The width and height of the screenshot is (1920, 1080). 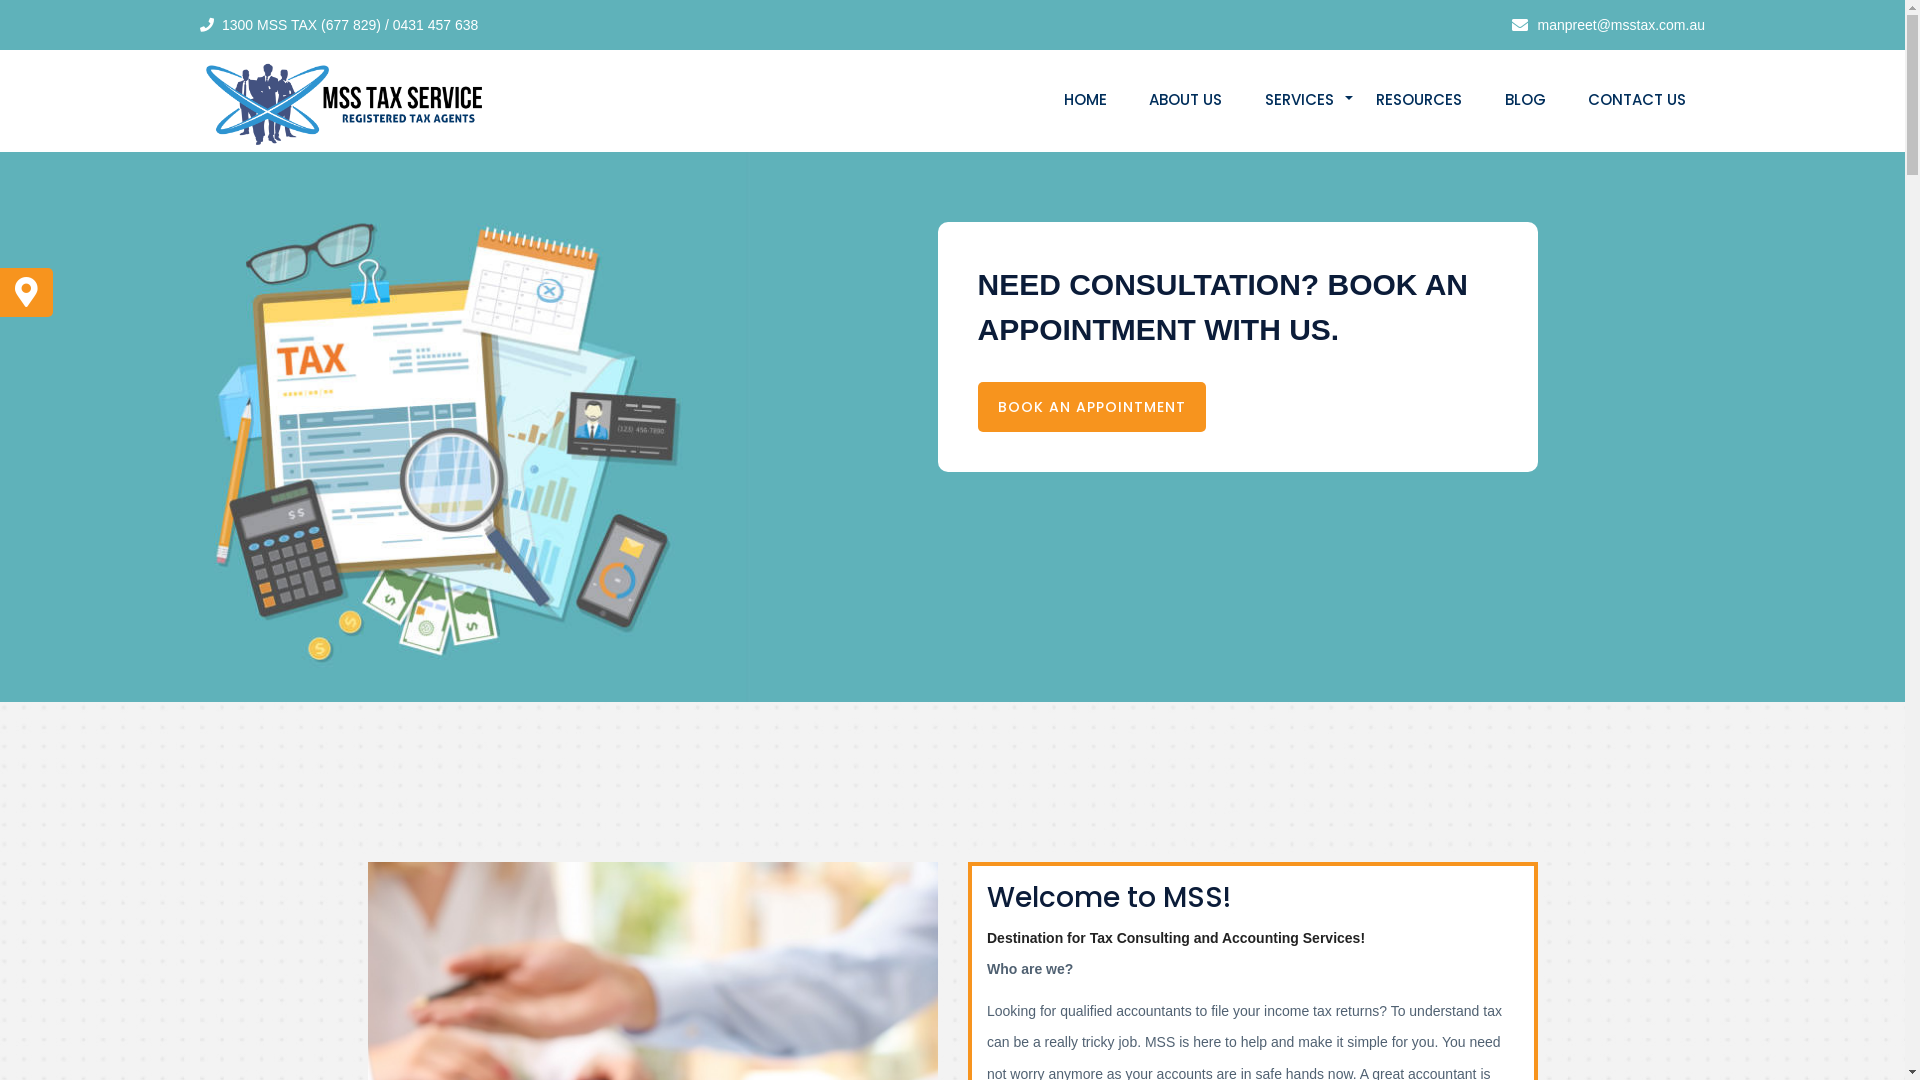 I want to click on 'HOME', so click(x=1044, y=100).